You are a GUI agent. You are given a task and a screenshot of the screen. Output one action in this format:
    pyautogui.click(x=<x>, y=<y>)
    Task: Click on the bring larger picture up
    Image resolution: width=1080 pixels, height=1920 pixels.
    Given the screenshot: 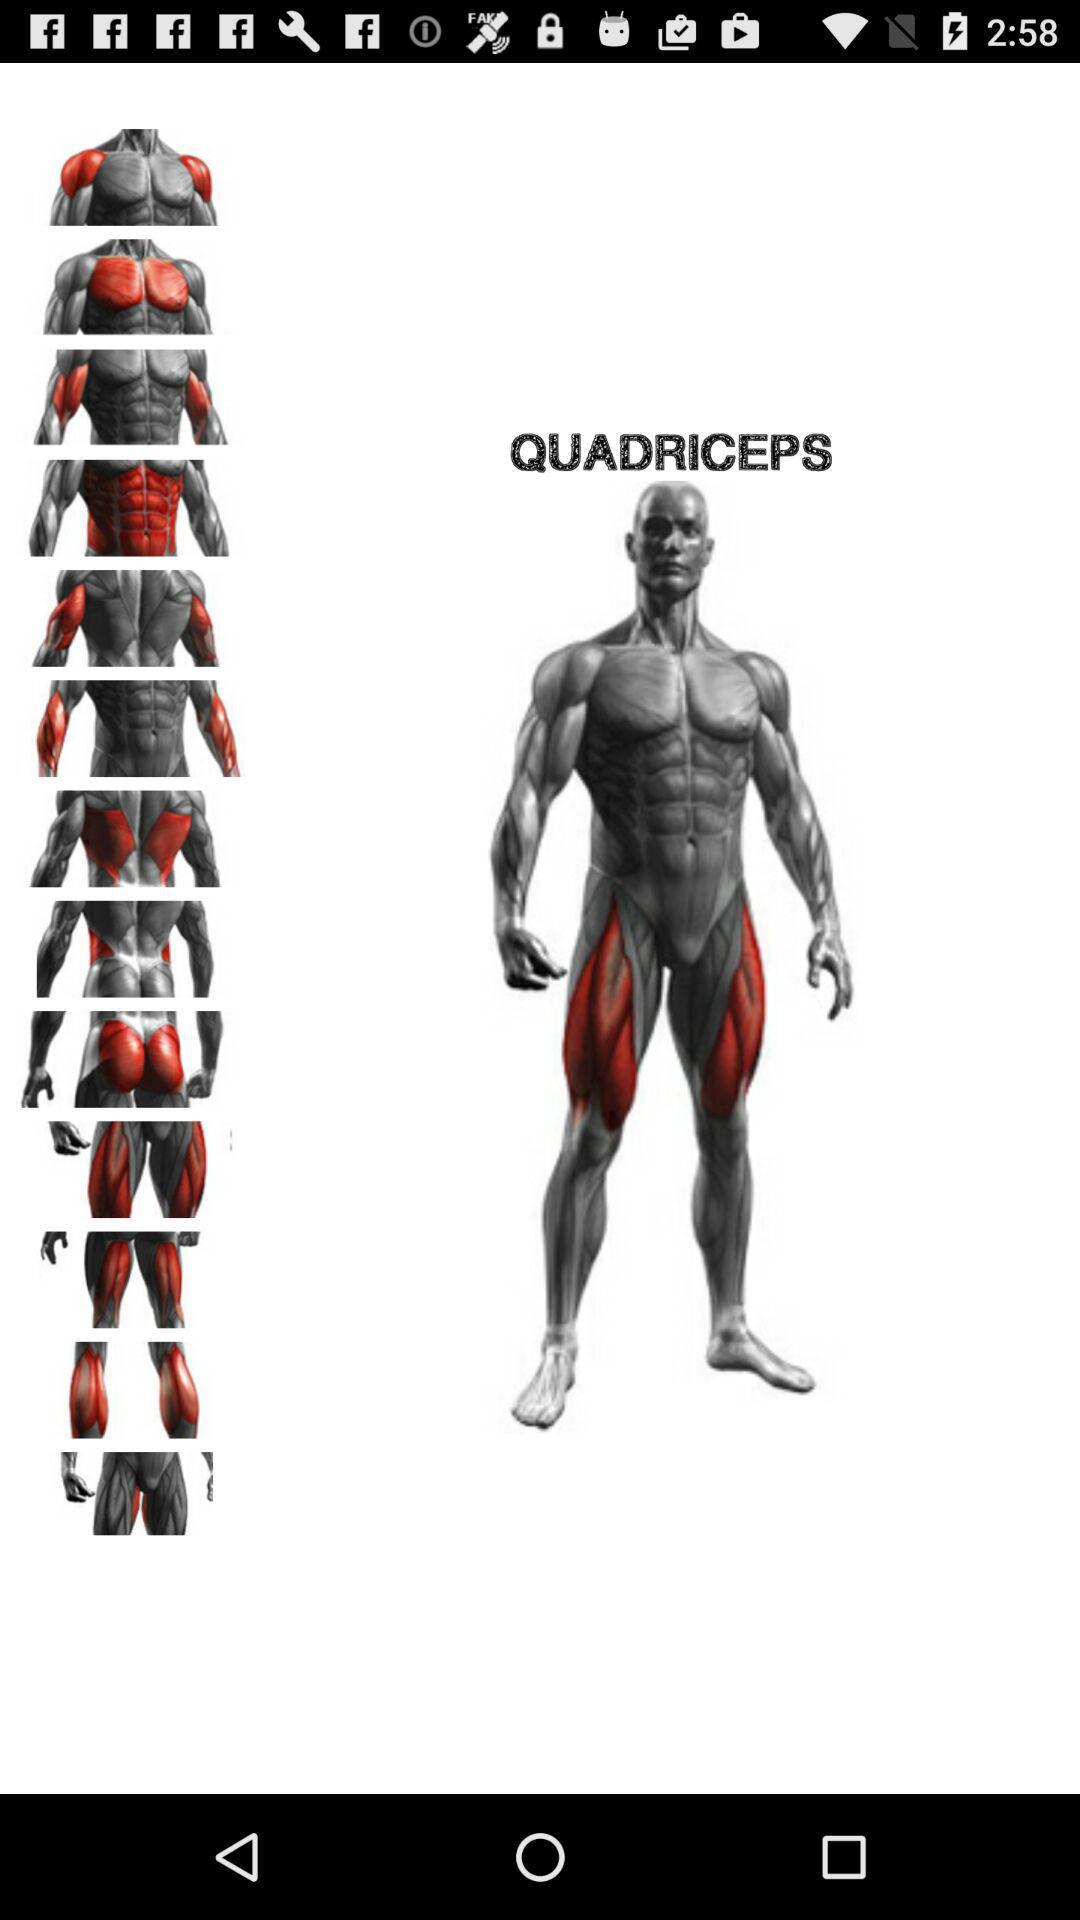 What is the action you would take?
    pyautogui.click(x=131, y=1162)
    